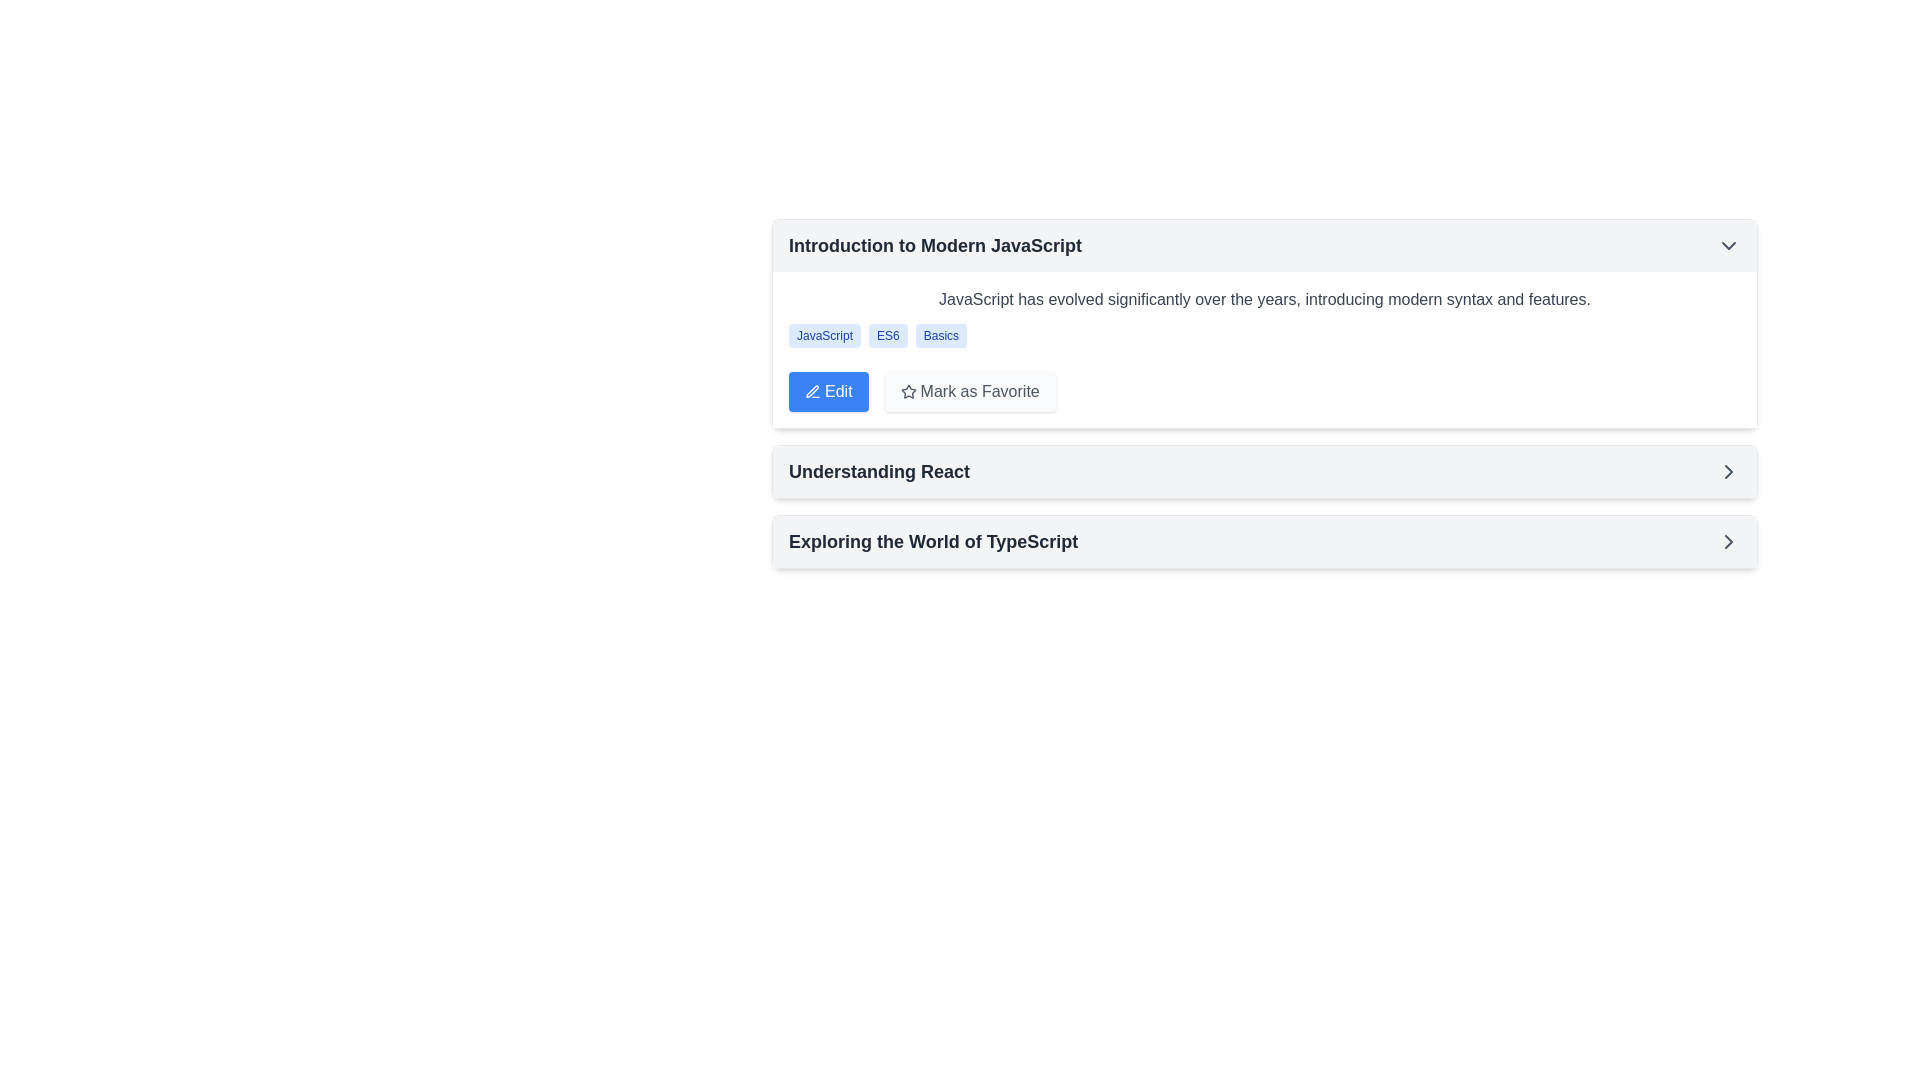  What do you see at coordinates (825, 334) in the screenshot?
I see `the text content of the tag labeled 'JavaScript', which is a small rounded rectangular element with a light blue background and dark blue text, positioned under the heading 'Introduction to Modern JavaScript'` at bounding box center [825, 334].